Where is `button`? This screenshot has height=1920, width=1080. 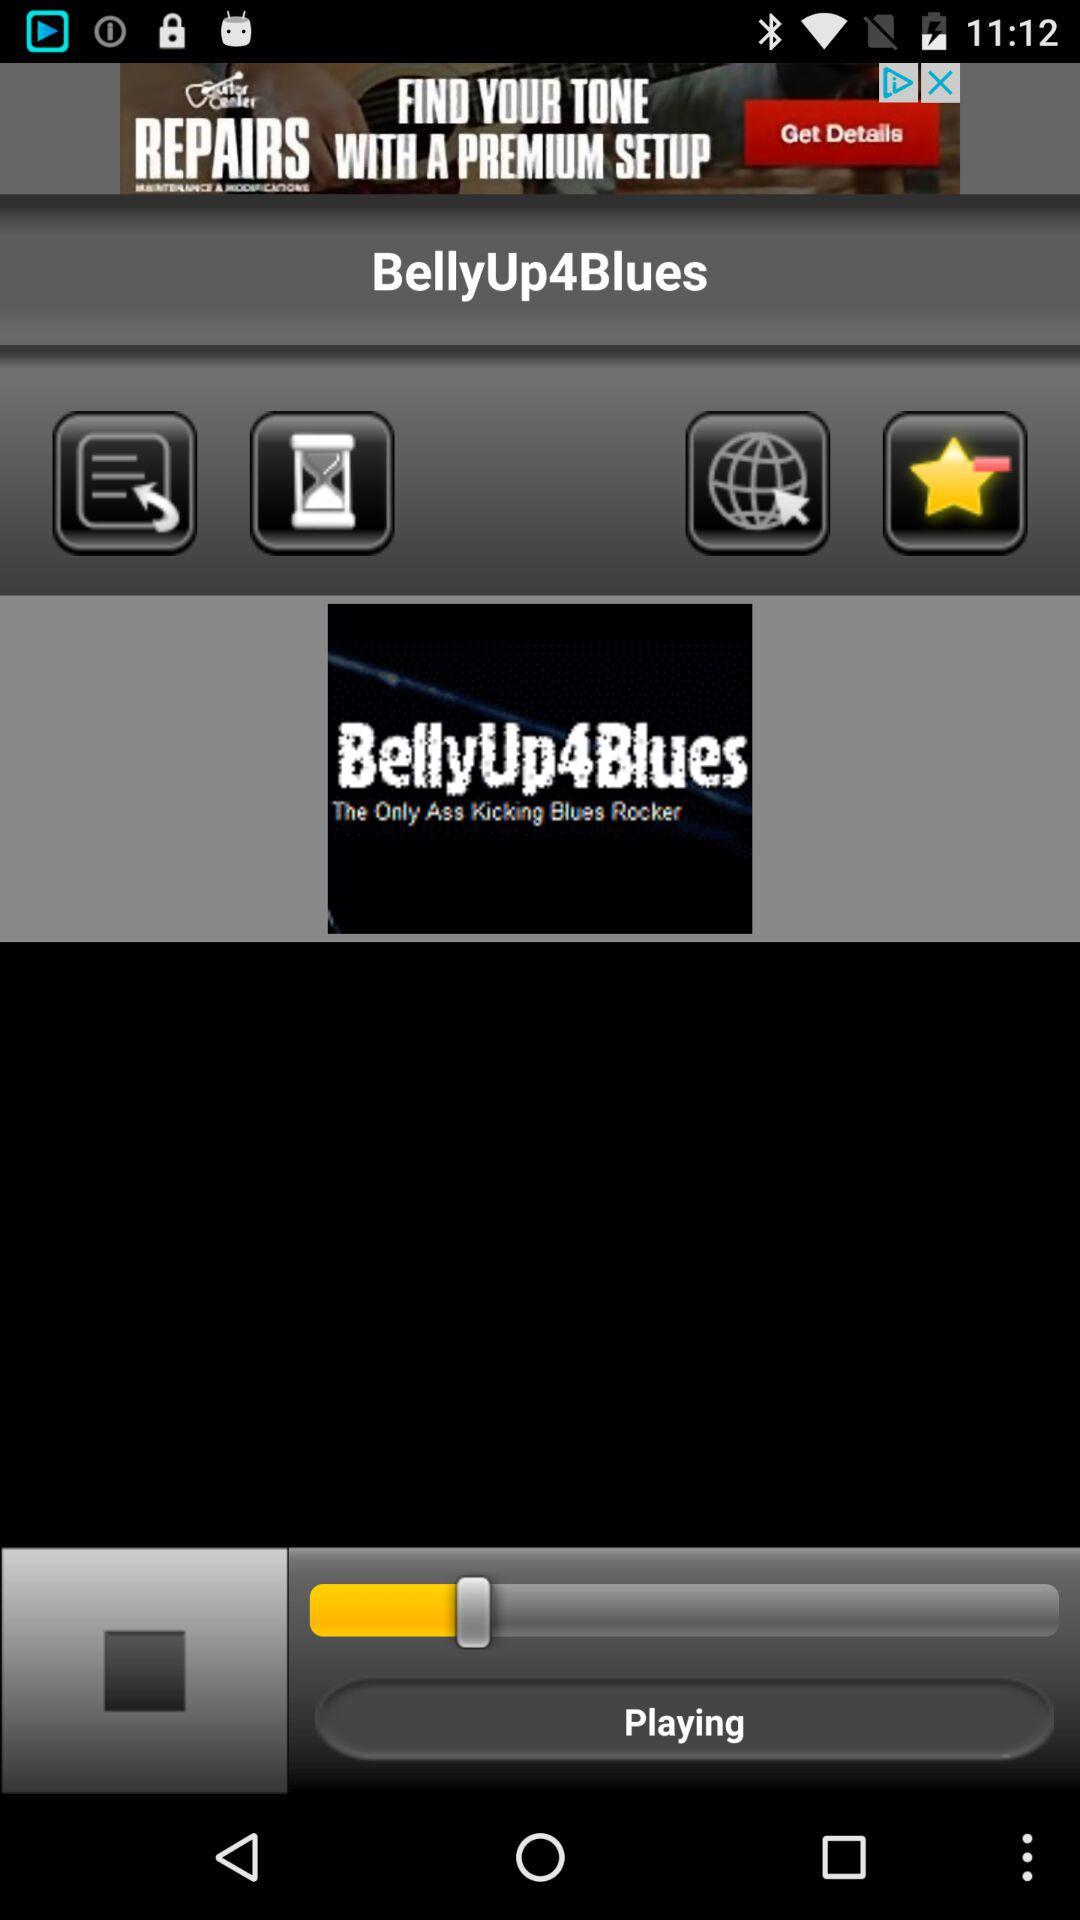 button is located at coordinates (143, 1669).